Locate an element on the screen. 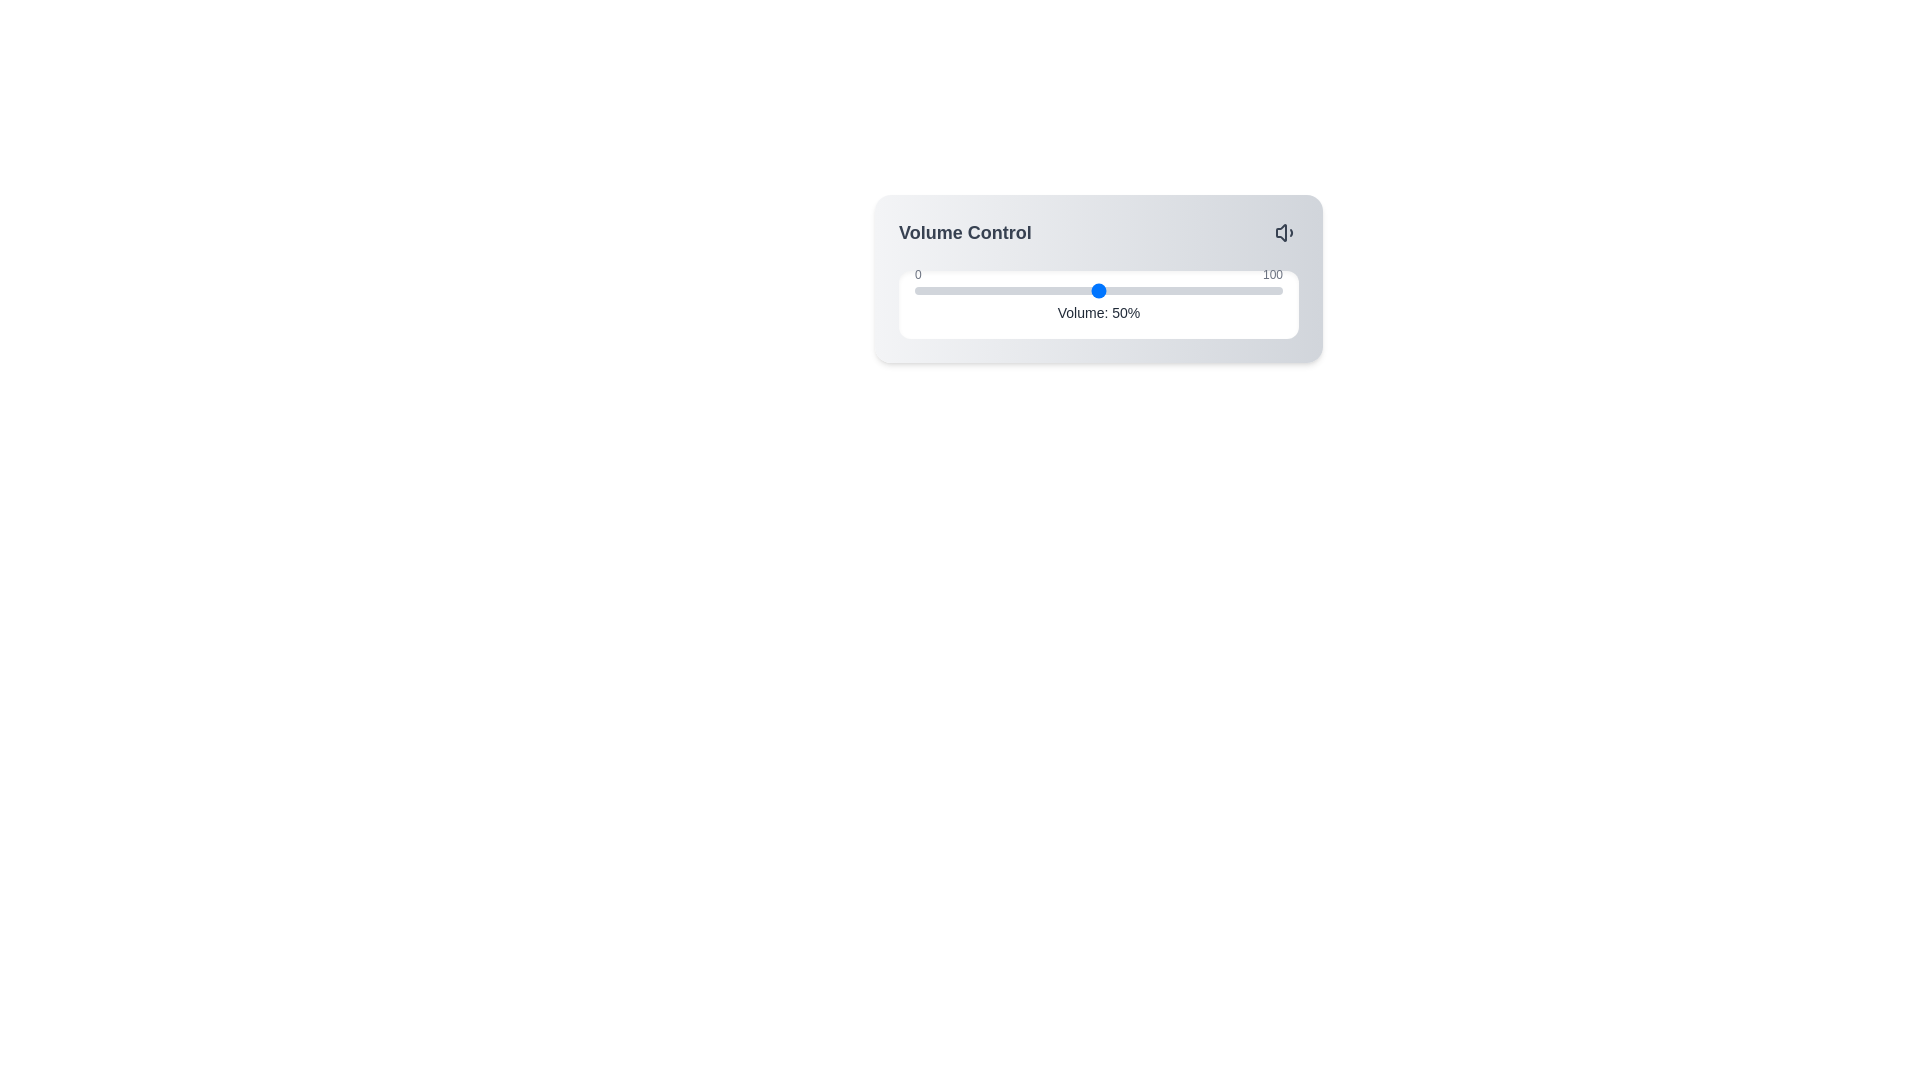 The width and height of the screenshot is (1920, 1080). the volume to 34% by dragging the slider is located at coordinates (1040, 290).